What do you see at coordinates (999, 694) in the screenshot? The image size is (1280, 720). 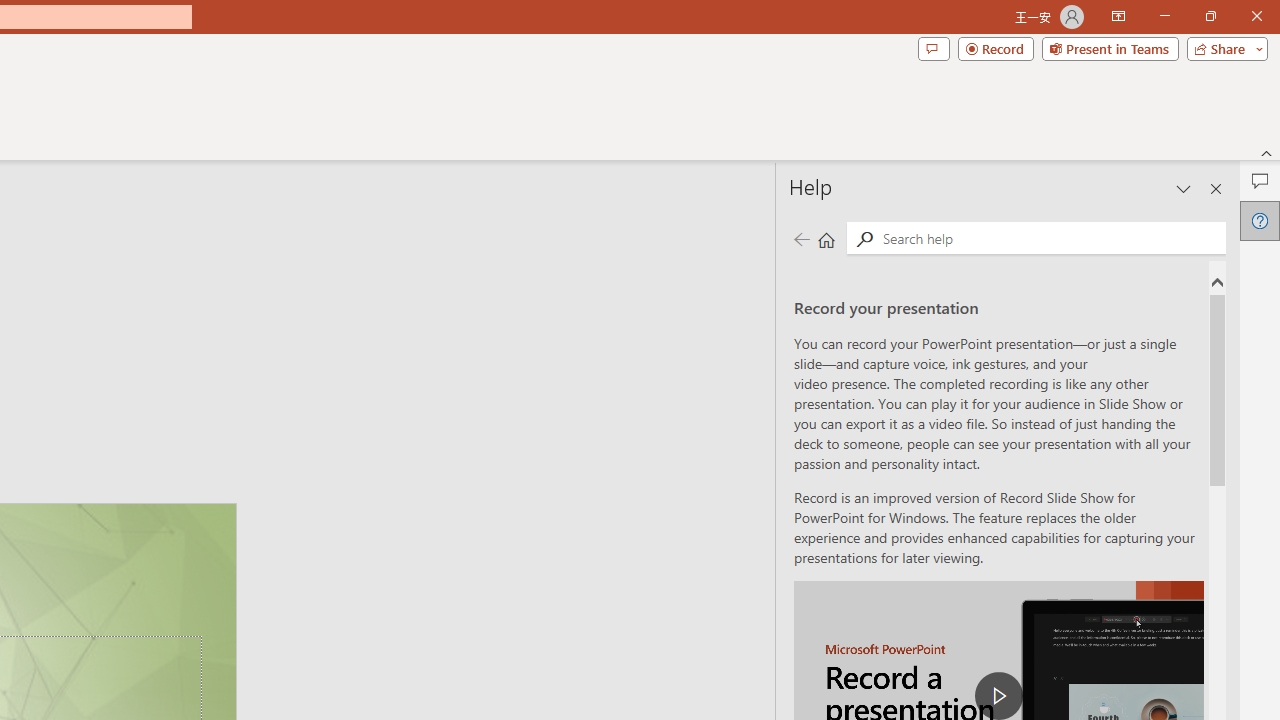 I see `'play Record a Presentation'` at bounding box center [999, 694].